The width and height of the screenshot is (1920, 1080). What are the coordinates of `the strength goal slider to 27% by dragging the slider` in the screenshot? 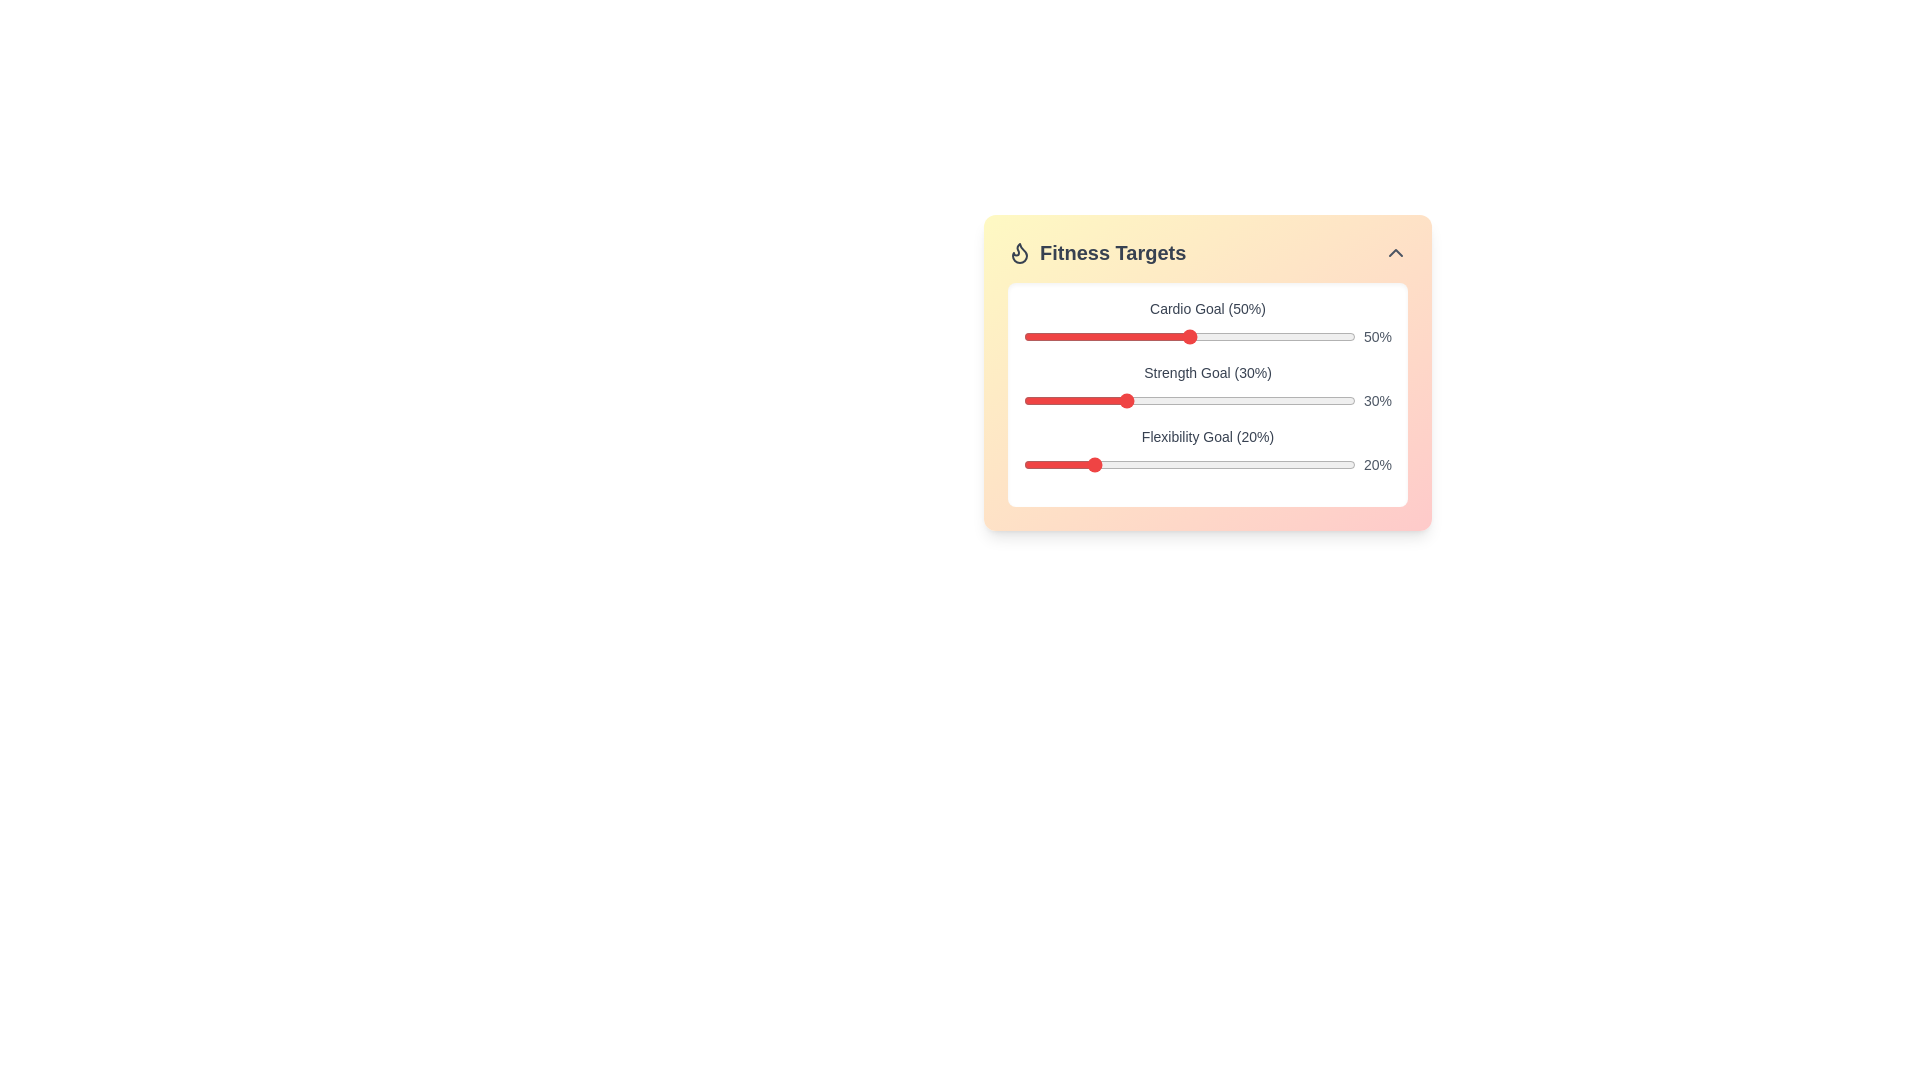 It's located at (1112, 401).